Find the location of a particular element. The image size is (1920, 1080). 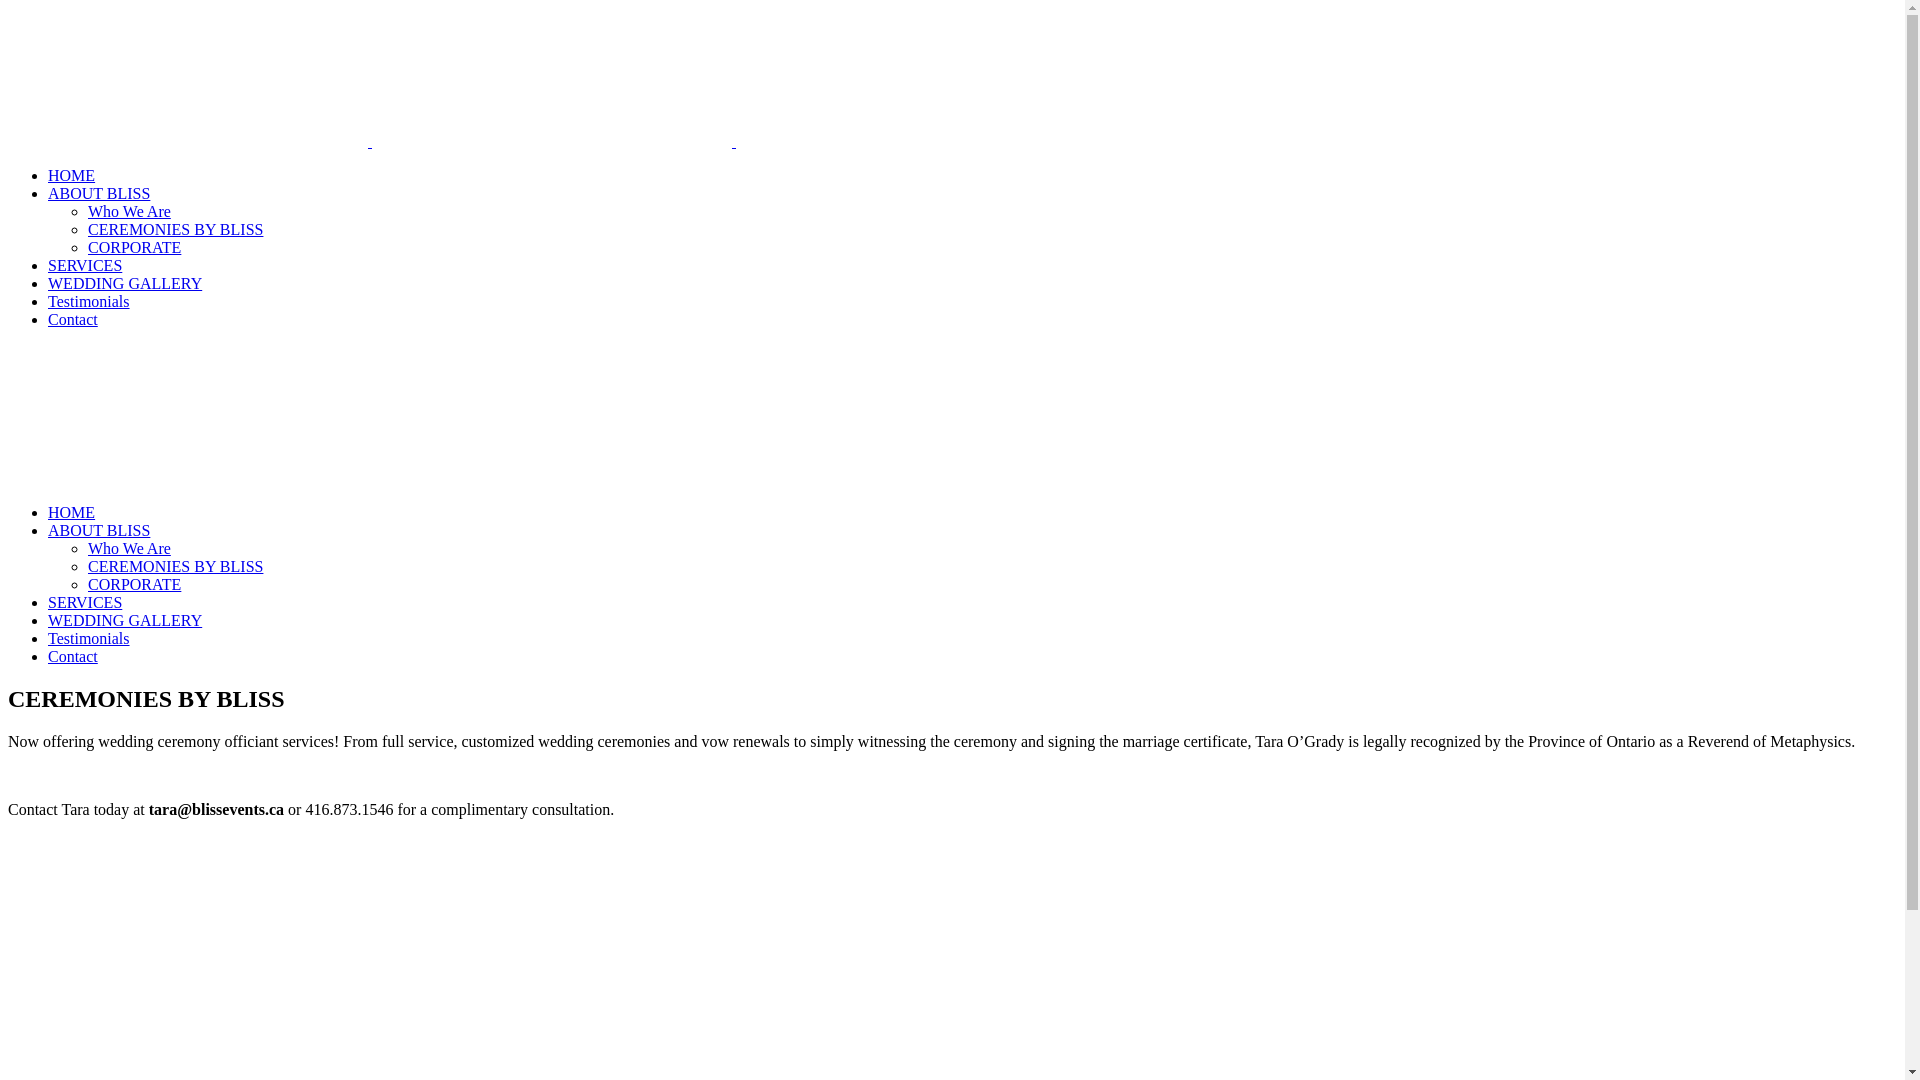

'CORPORATE' is located at coordinates (86, 246).